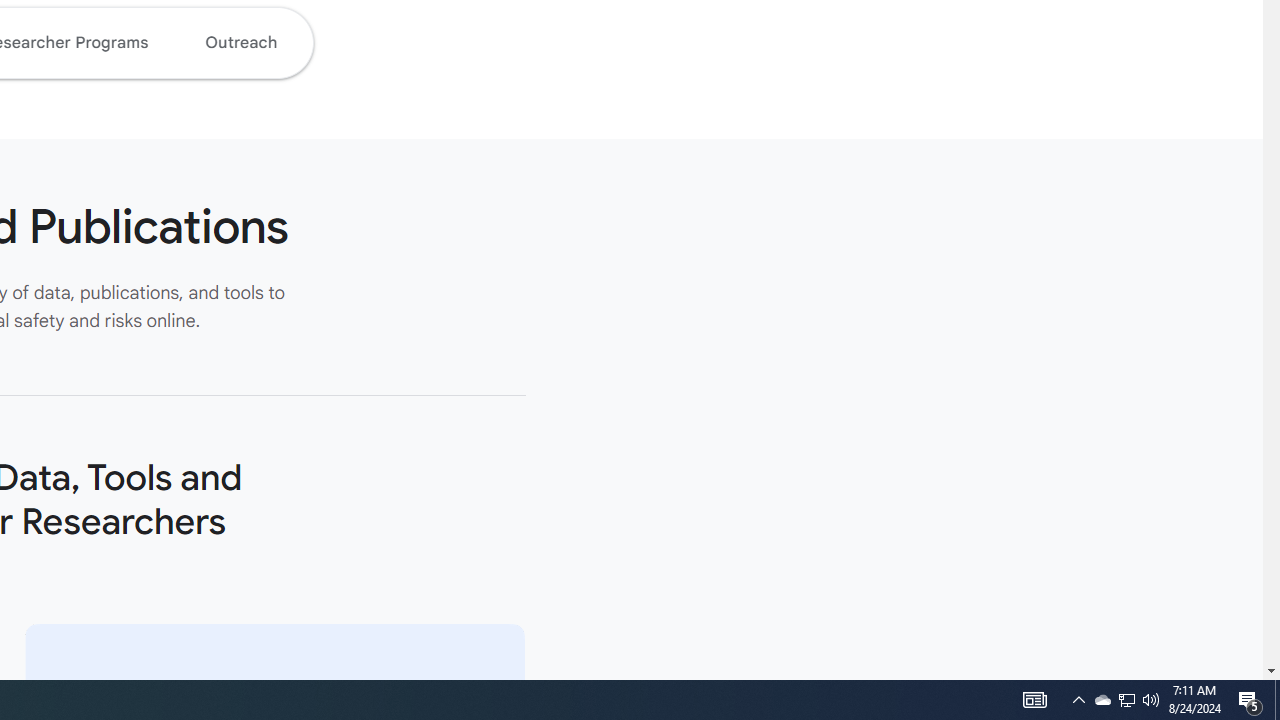 The image size is (1280, 720). Describe the element at coordinates (240, 42) in the screenshot. I see `'Outreach'` at that location.